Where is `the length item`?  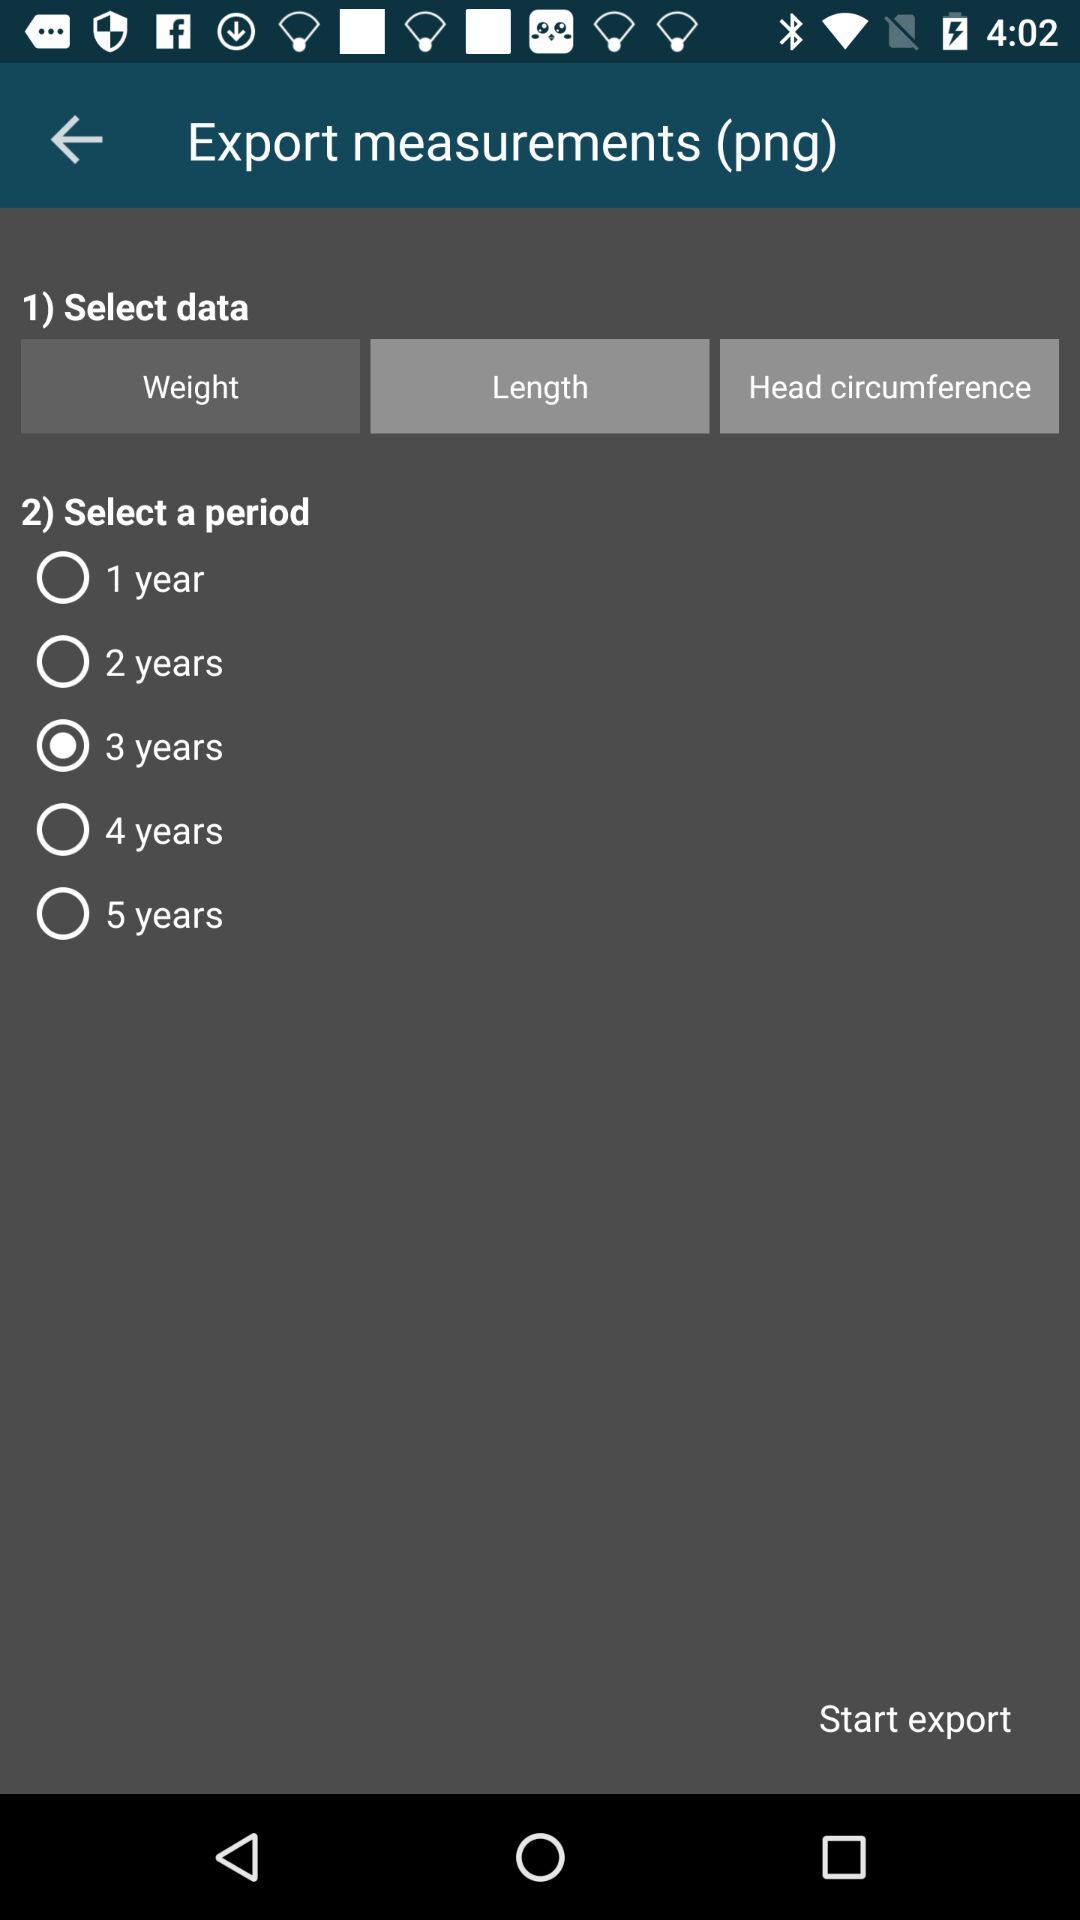
the length item is located at coordinates (540, 386).